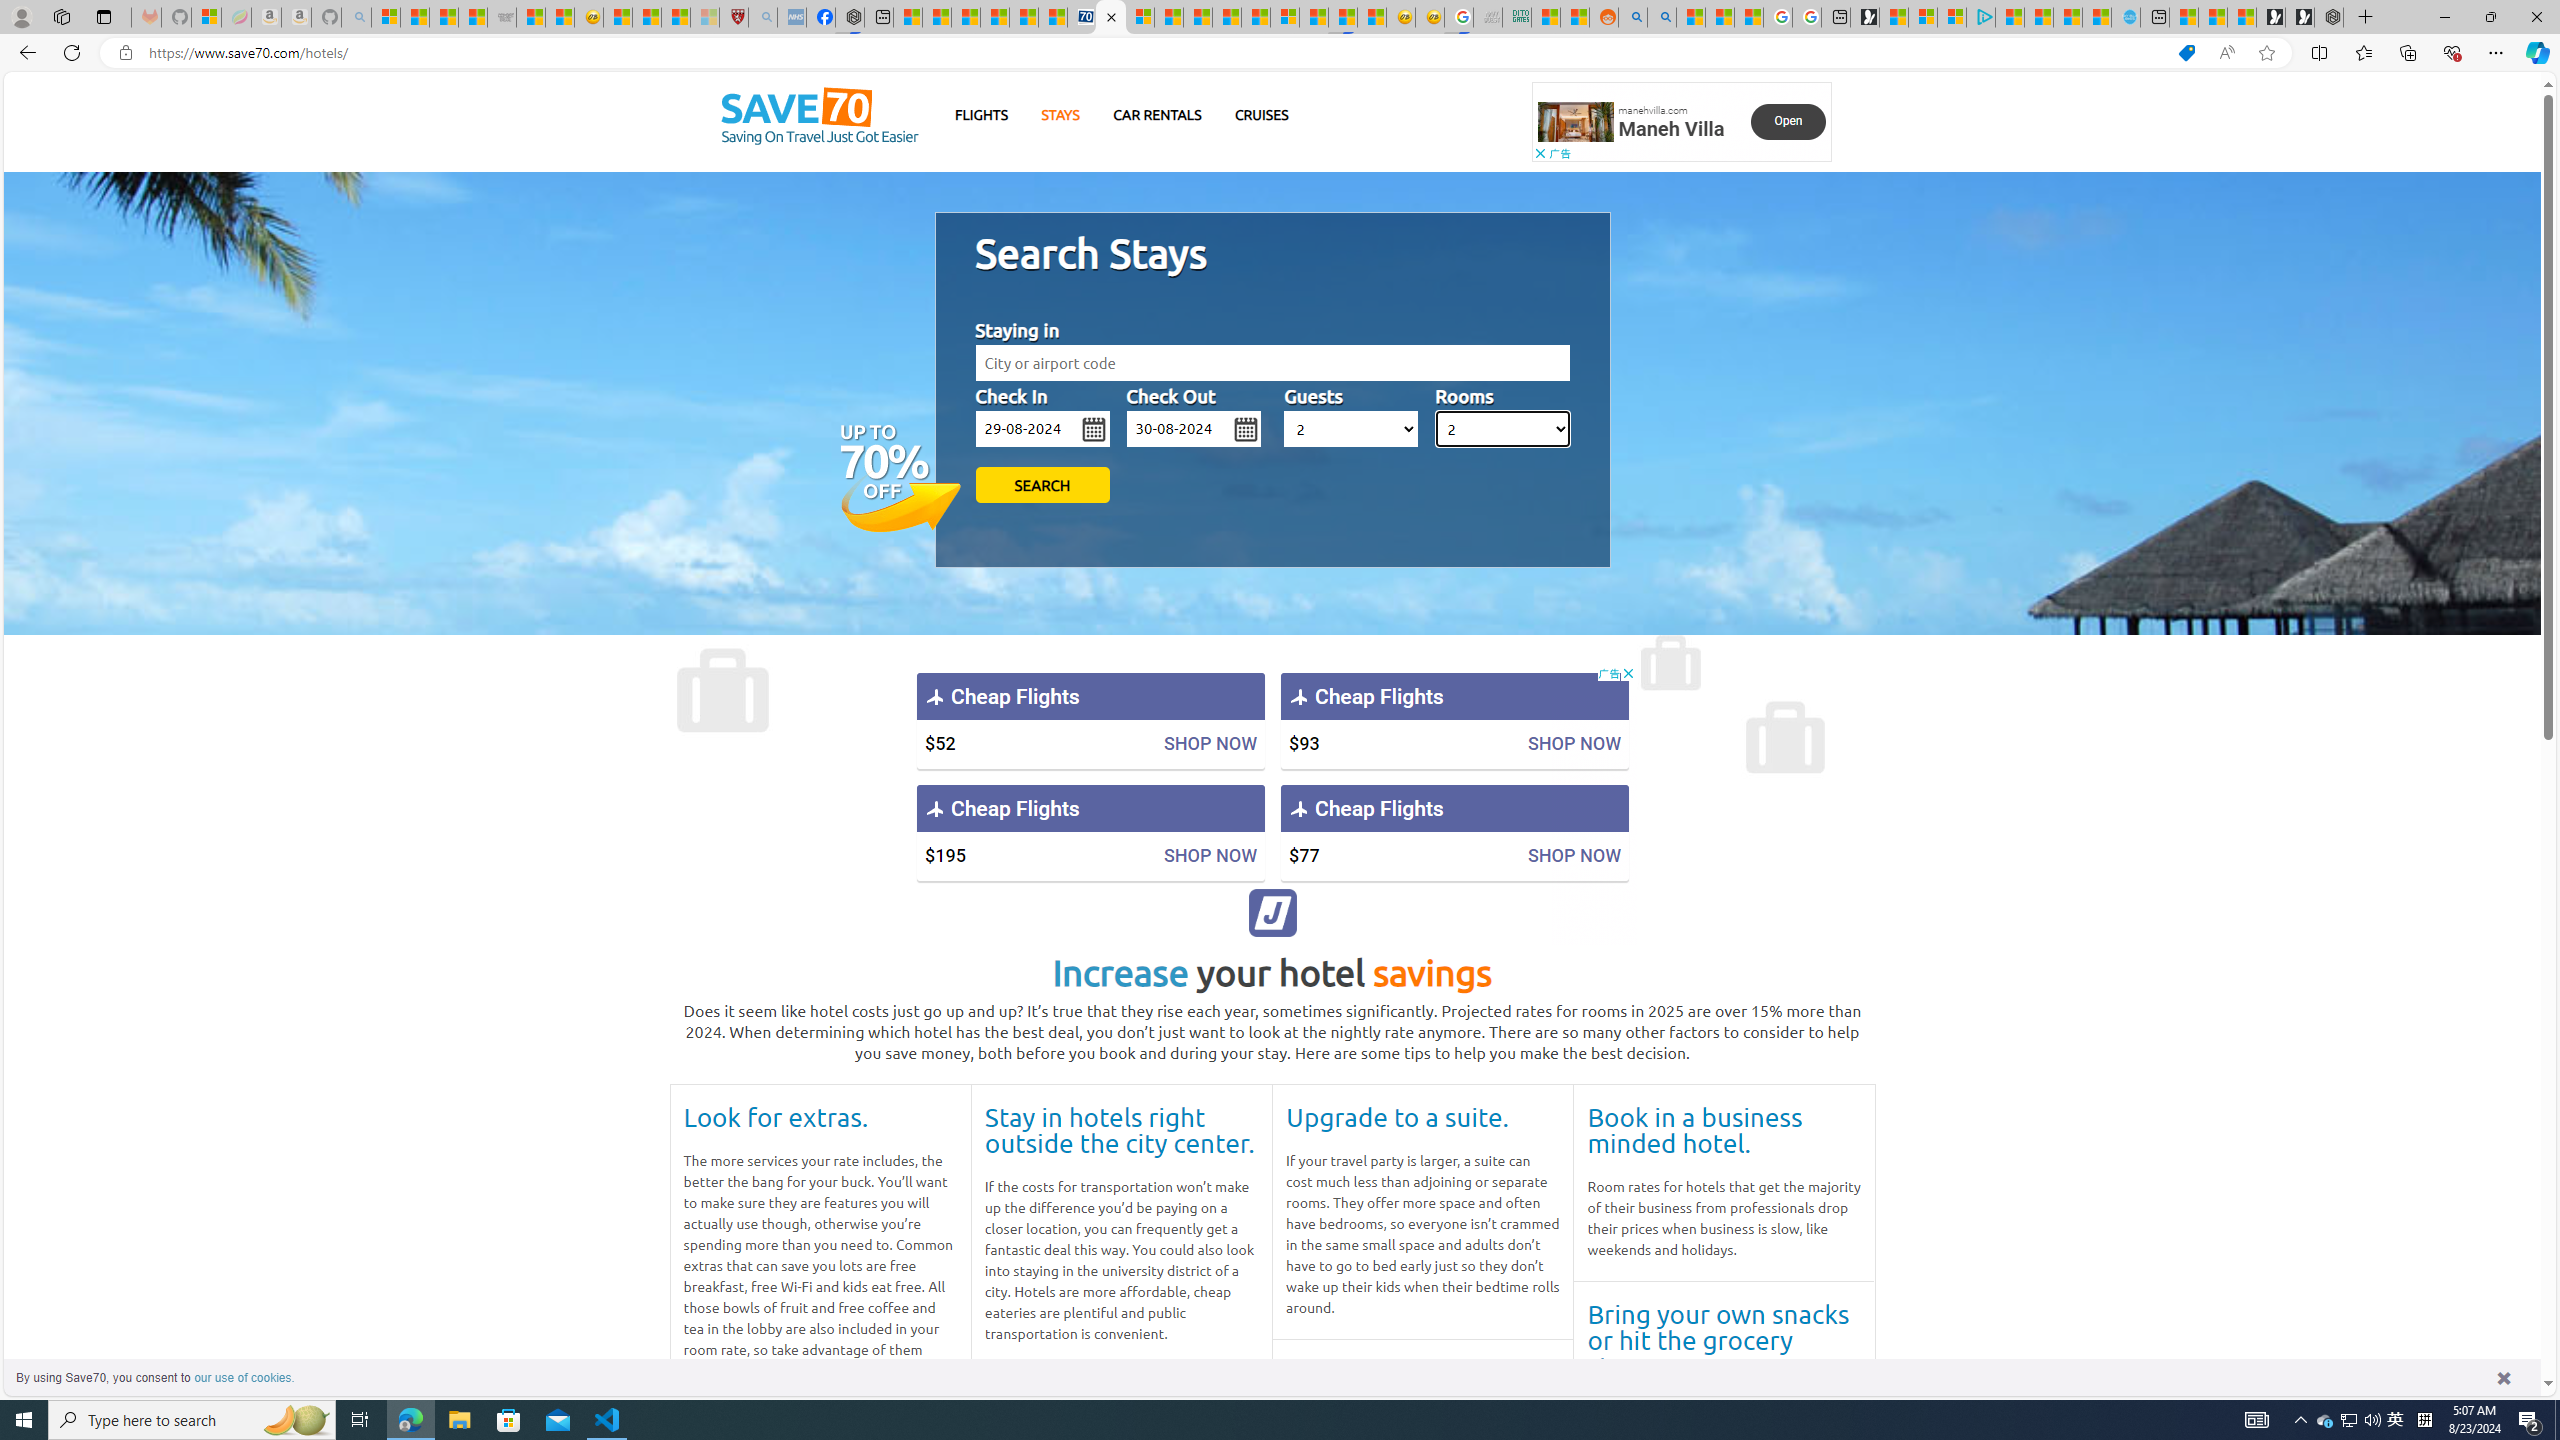 The height and width of the screenshot is (1440, 2560). What do you see at coordinates (981, 114) in the screenshot?
I see `'FLIGHTS'` at bounding box center [981, 114].